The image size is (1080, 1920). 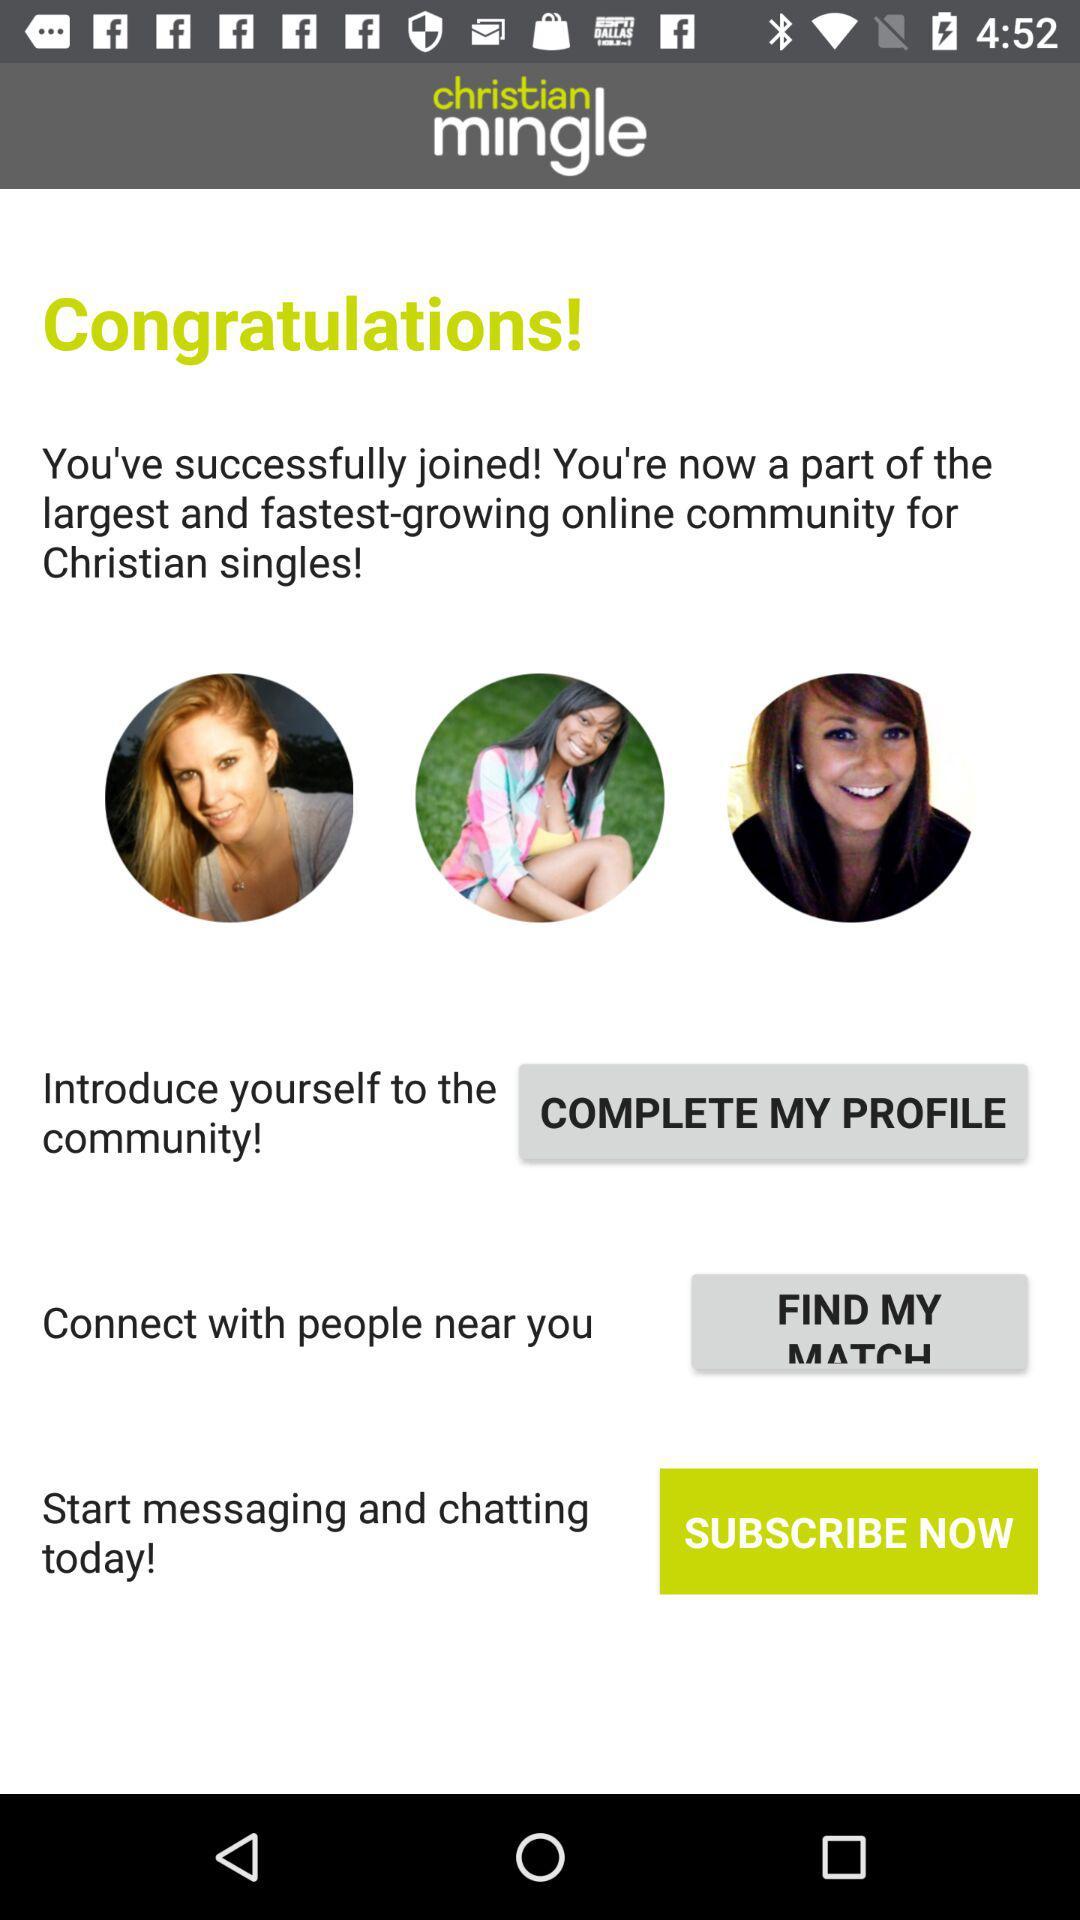 I want to click on icon above the find my match, so click(x=772, y=1110).